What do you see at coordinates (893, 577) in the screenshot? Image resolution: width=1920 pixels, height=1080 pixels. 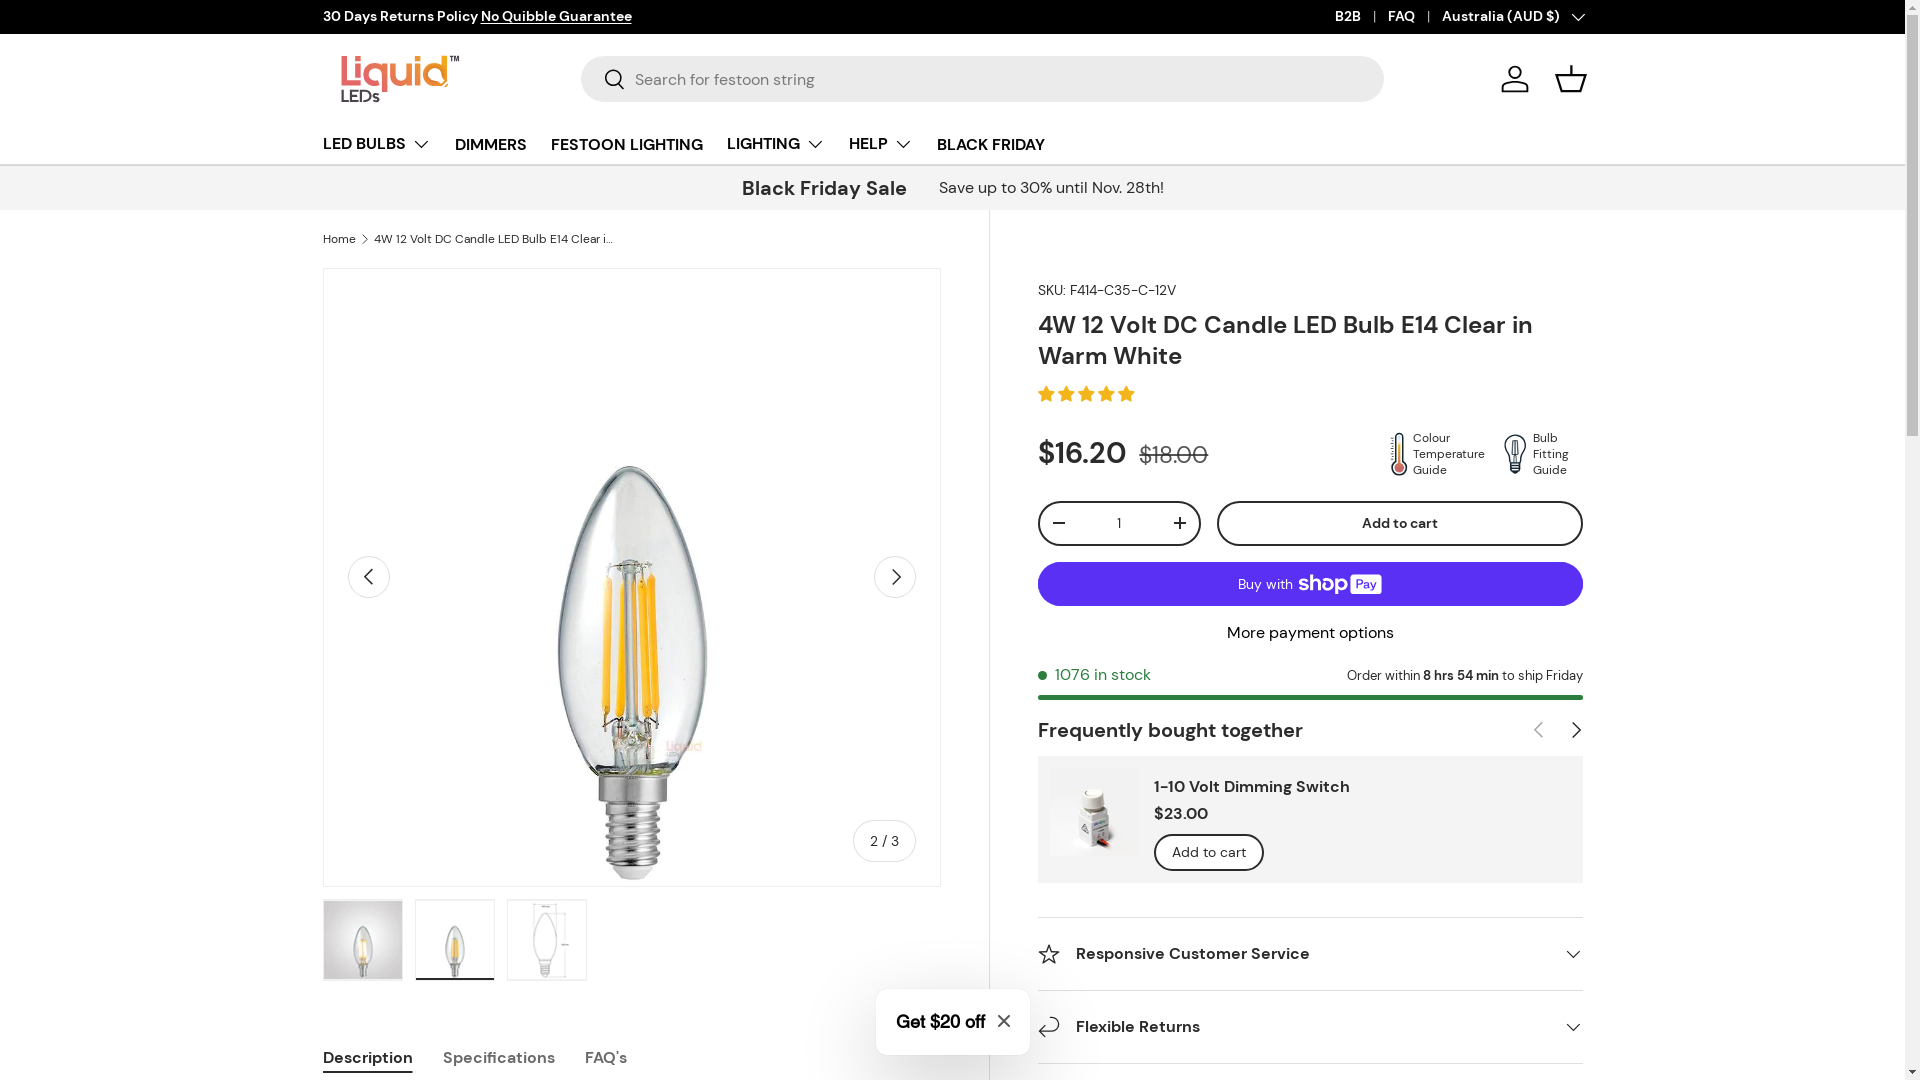 I see `'Next'` at bounding box center [893, 577].